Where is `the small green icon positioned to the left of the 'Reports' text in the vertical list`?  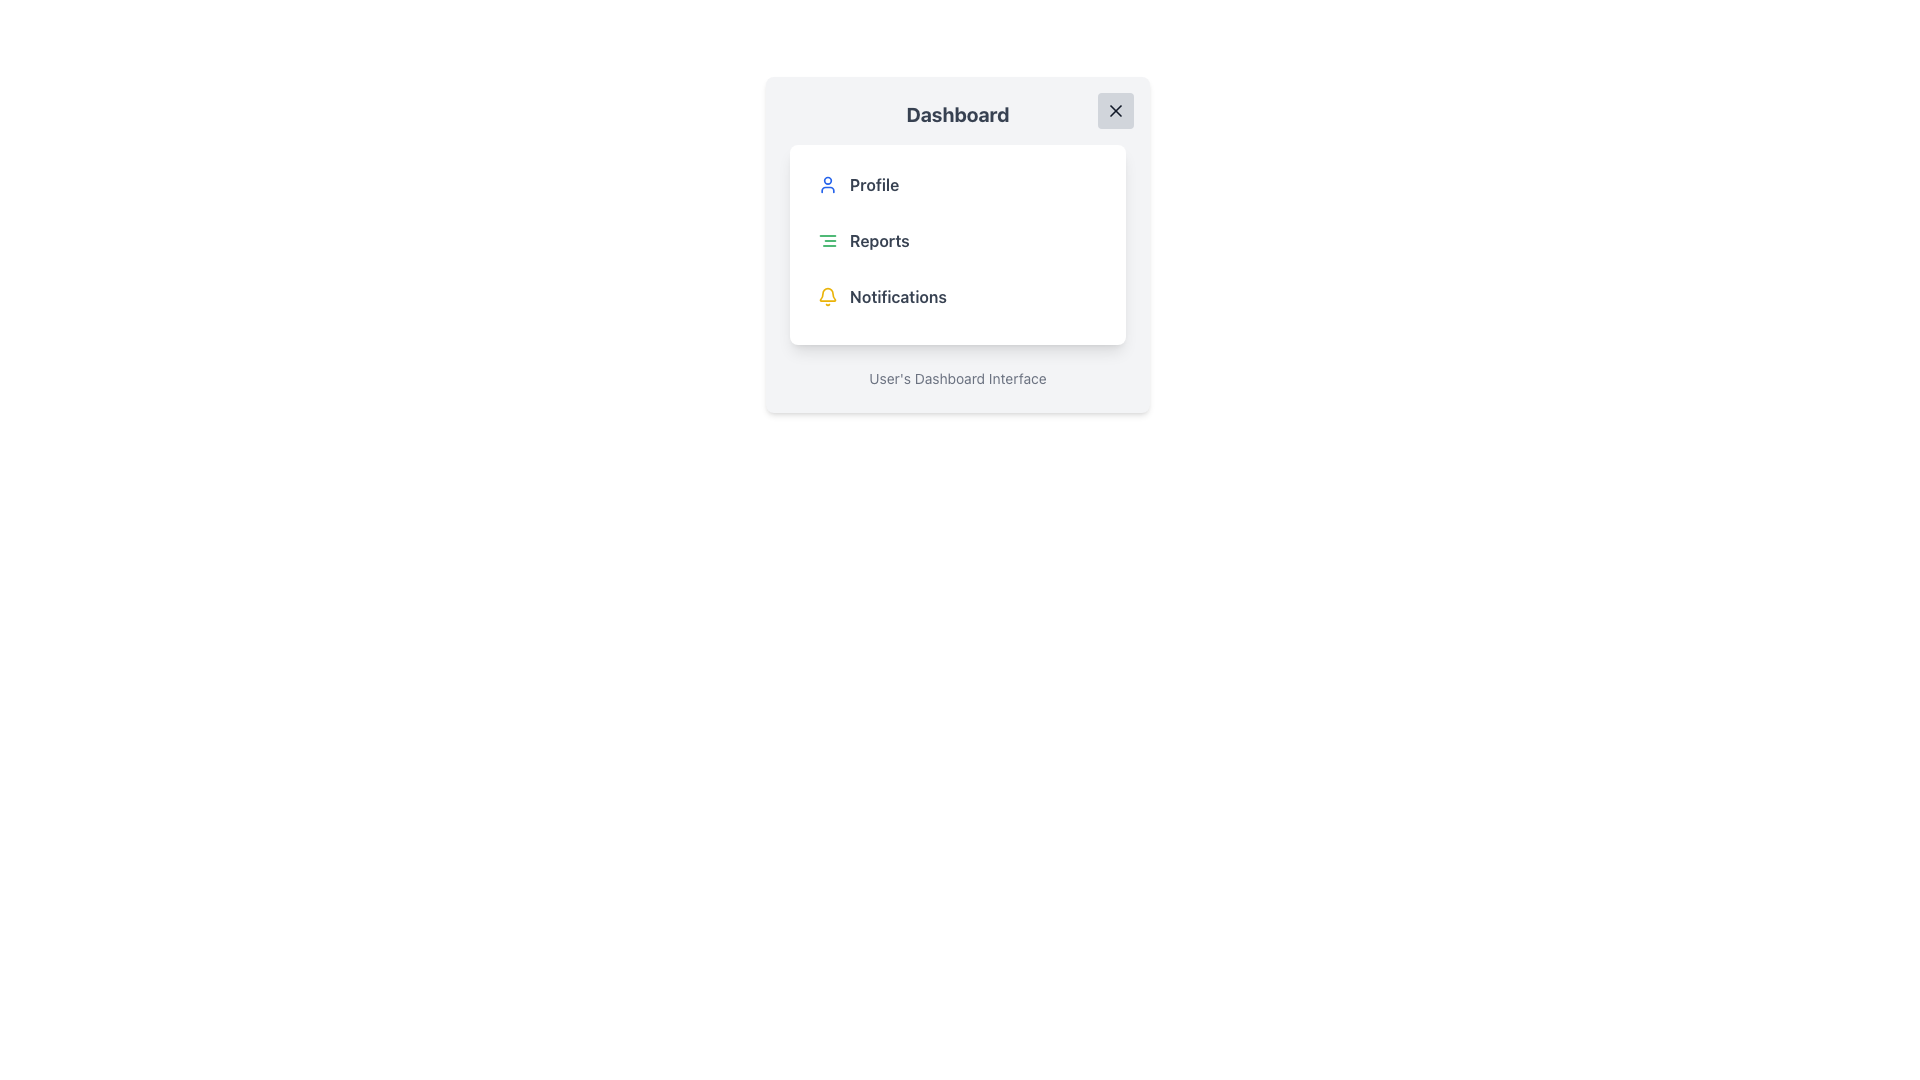 the small green icon positioned to the left of the 'Reports' text in the vertical list is located at coordinates (828, 239).